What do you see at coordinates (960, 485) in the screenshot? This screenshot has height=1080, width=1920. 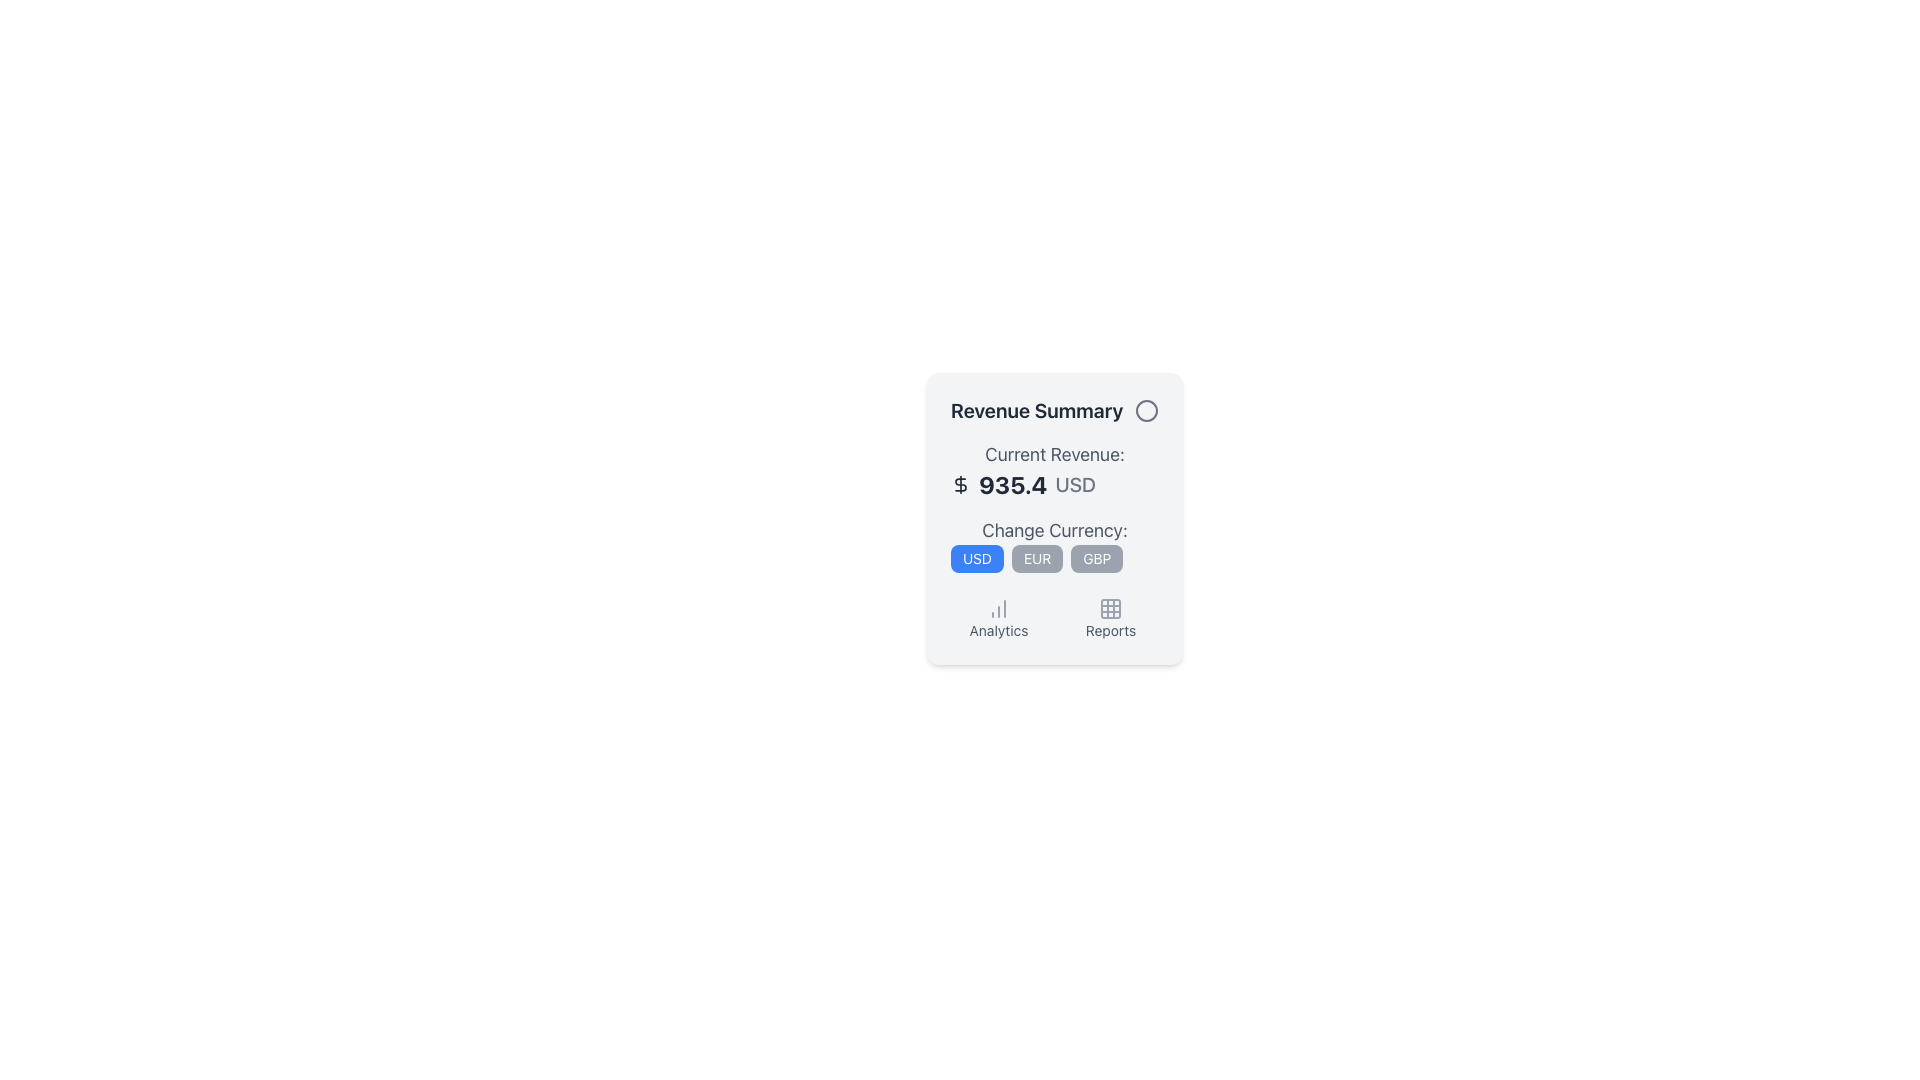 I see `the dollar sign icon, which is styled with a minimalistic, thin-stroke design and located to the left of the text '935.4 USD' under the label 'Current Revenue:'` at bounding box center [960, 485].